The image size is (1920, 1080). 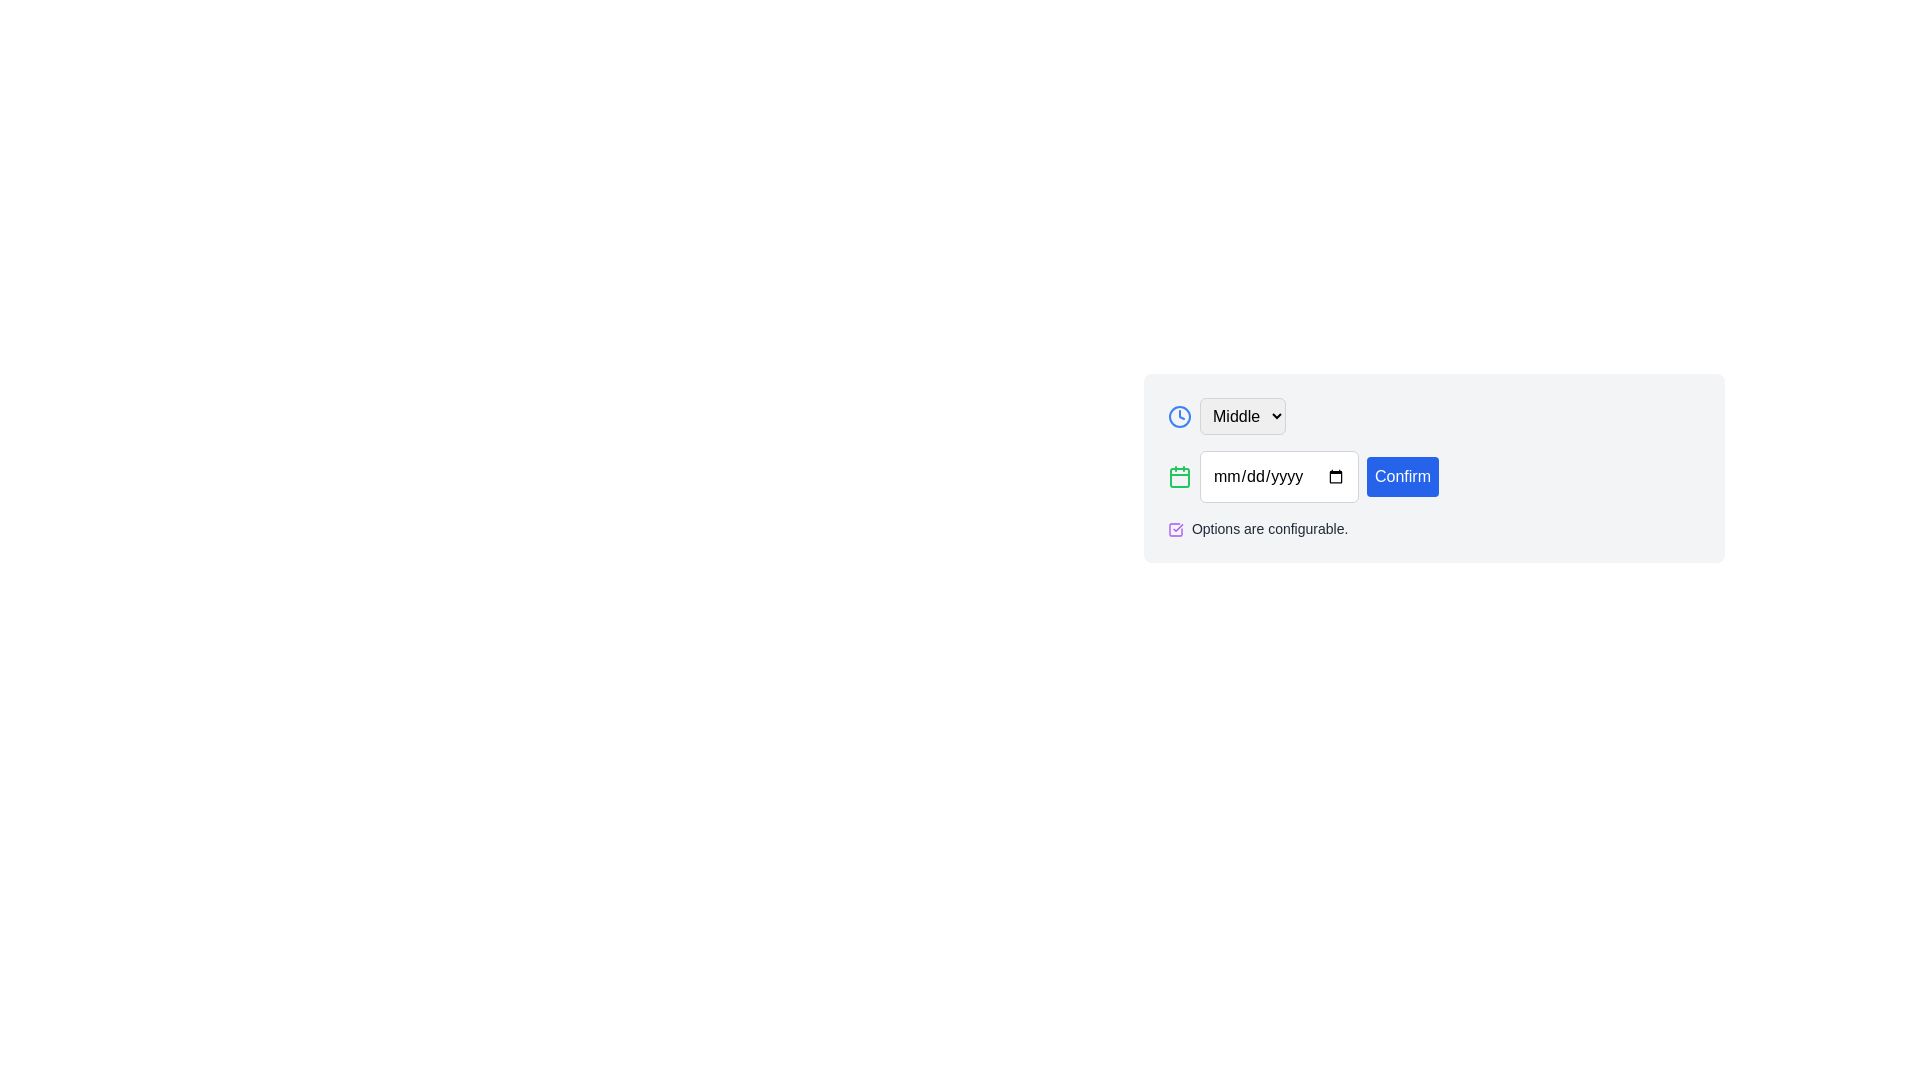 What do you see at coordinates (1433, 501) in the screenshot?
I see `the confirm button located to the right of the date input field` at bounding box center [1433, 501].